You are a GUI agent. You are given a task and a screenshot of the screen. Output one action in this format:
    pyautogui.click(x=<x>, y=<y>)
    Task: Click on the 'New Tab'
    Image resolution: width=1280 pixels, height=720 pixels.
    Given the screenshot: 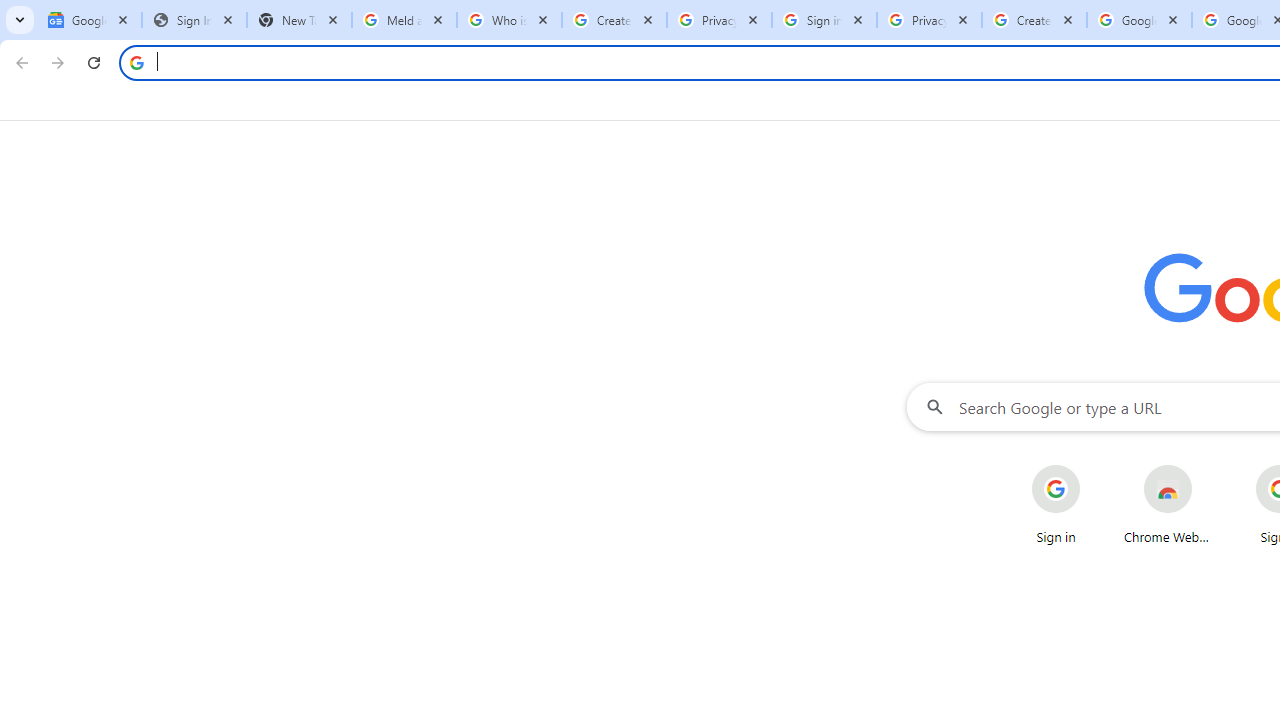 What is the action you would take?
    pyautogui.click(x=298, y=20)
    